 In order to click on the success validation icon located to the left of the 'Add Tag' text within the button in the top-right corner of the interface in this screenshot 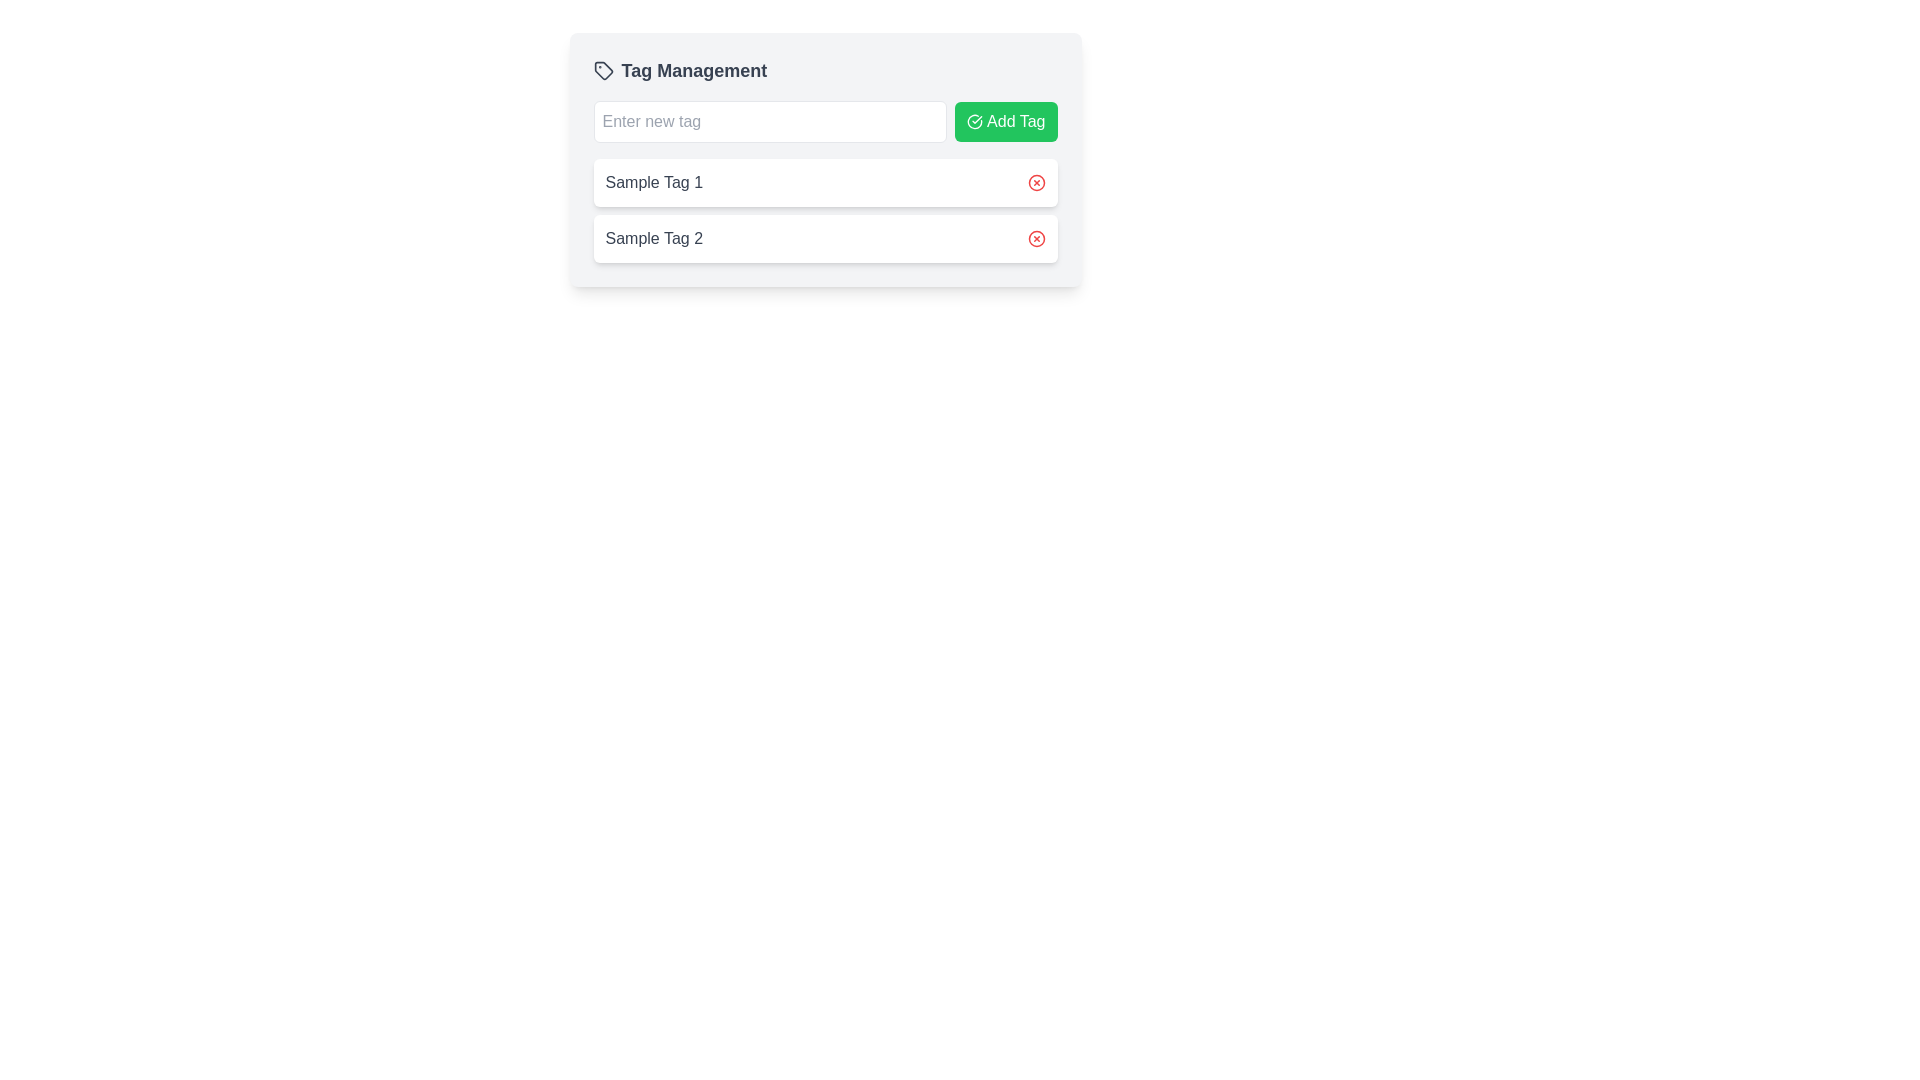, I will do `click(975, 122)`.